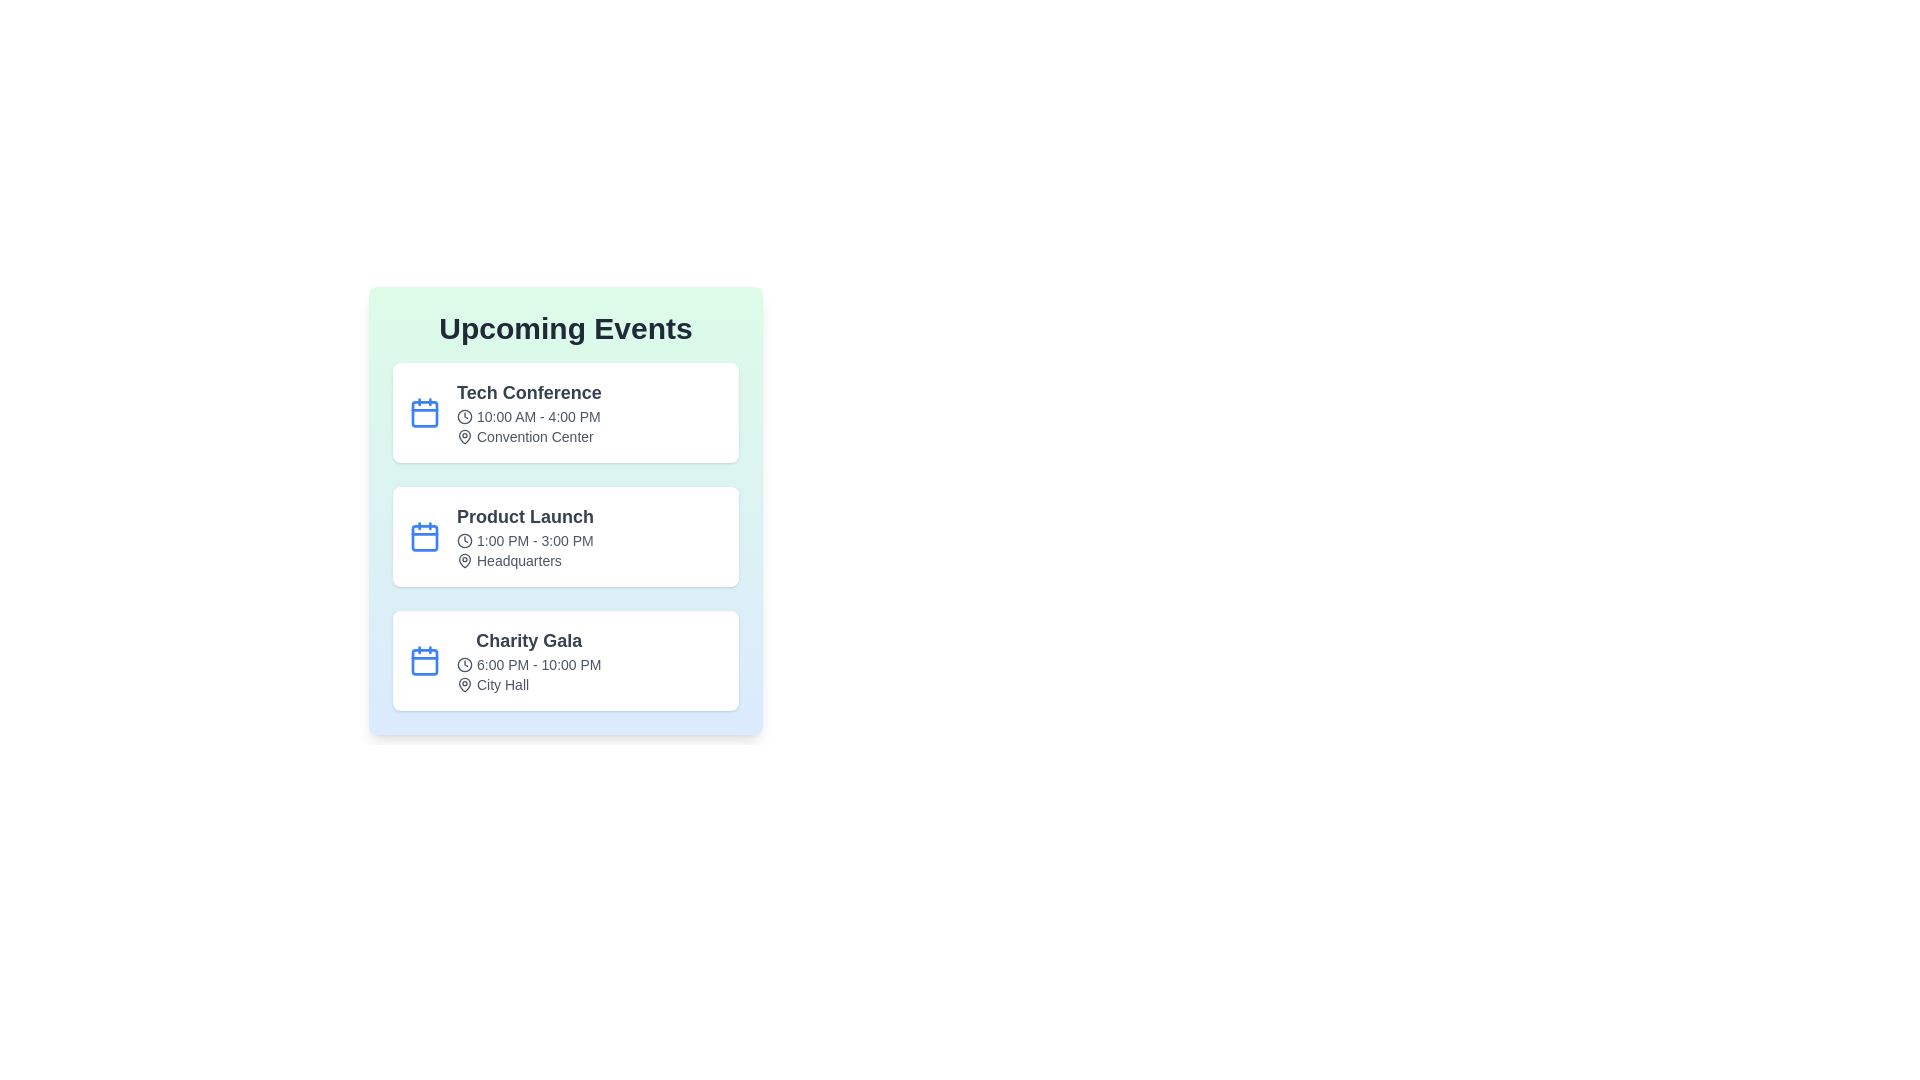  I want to click on the event titled 'Tech Conference' to view its details, so click(565, 411).